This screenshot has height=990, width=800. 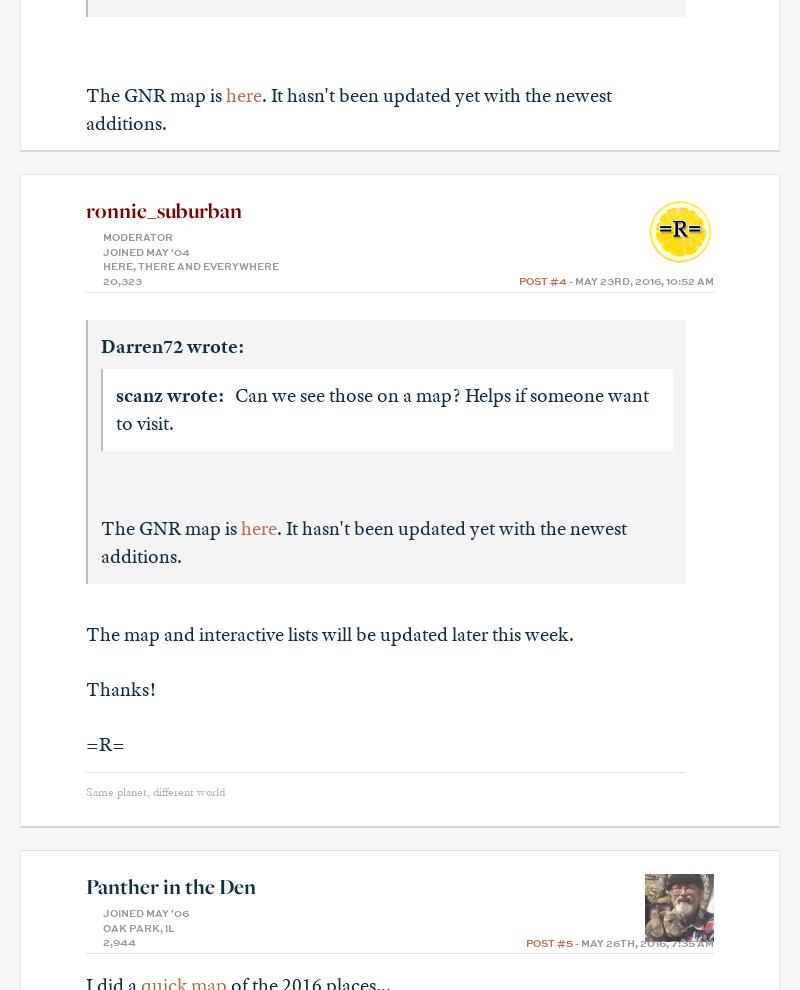 What do you see at coordinates (169, 886) in the screenshot?
I see `'Panther in the Den'` at bounding box center [169, 886].